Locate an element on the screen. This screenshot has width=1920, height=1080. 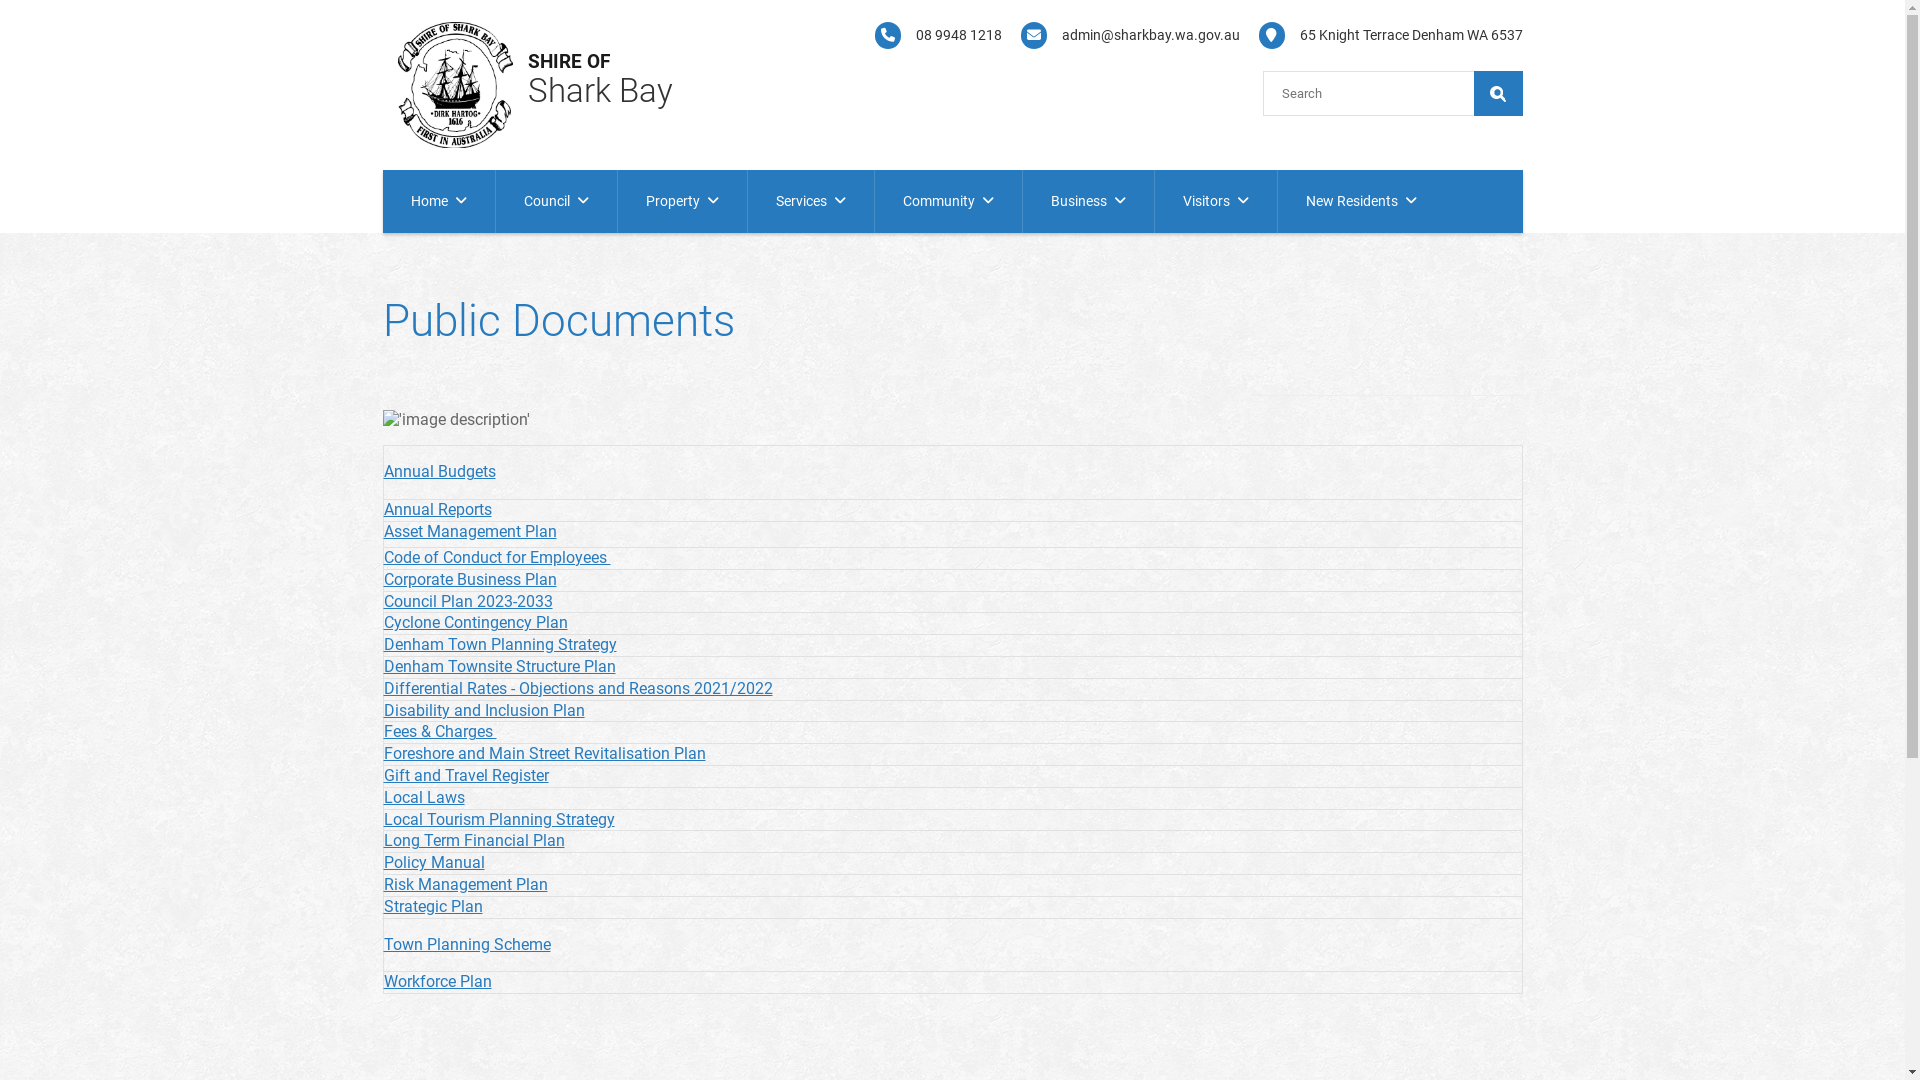
'Corporate Business Plan' is located at coordinates (469, 579).